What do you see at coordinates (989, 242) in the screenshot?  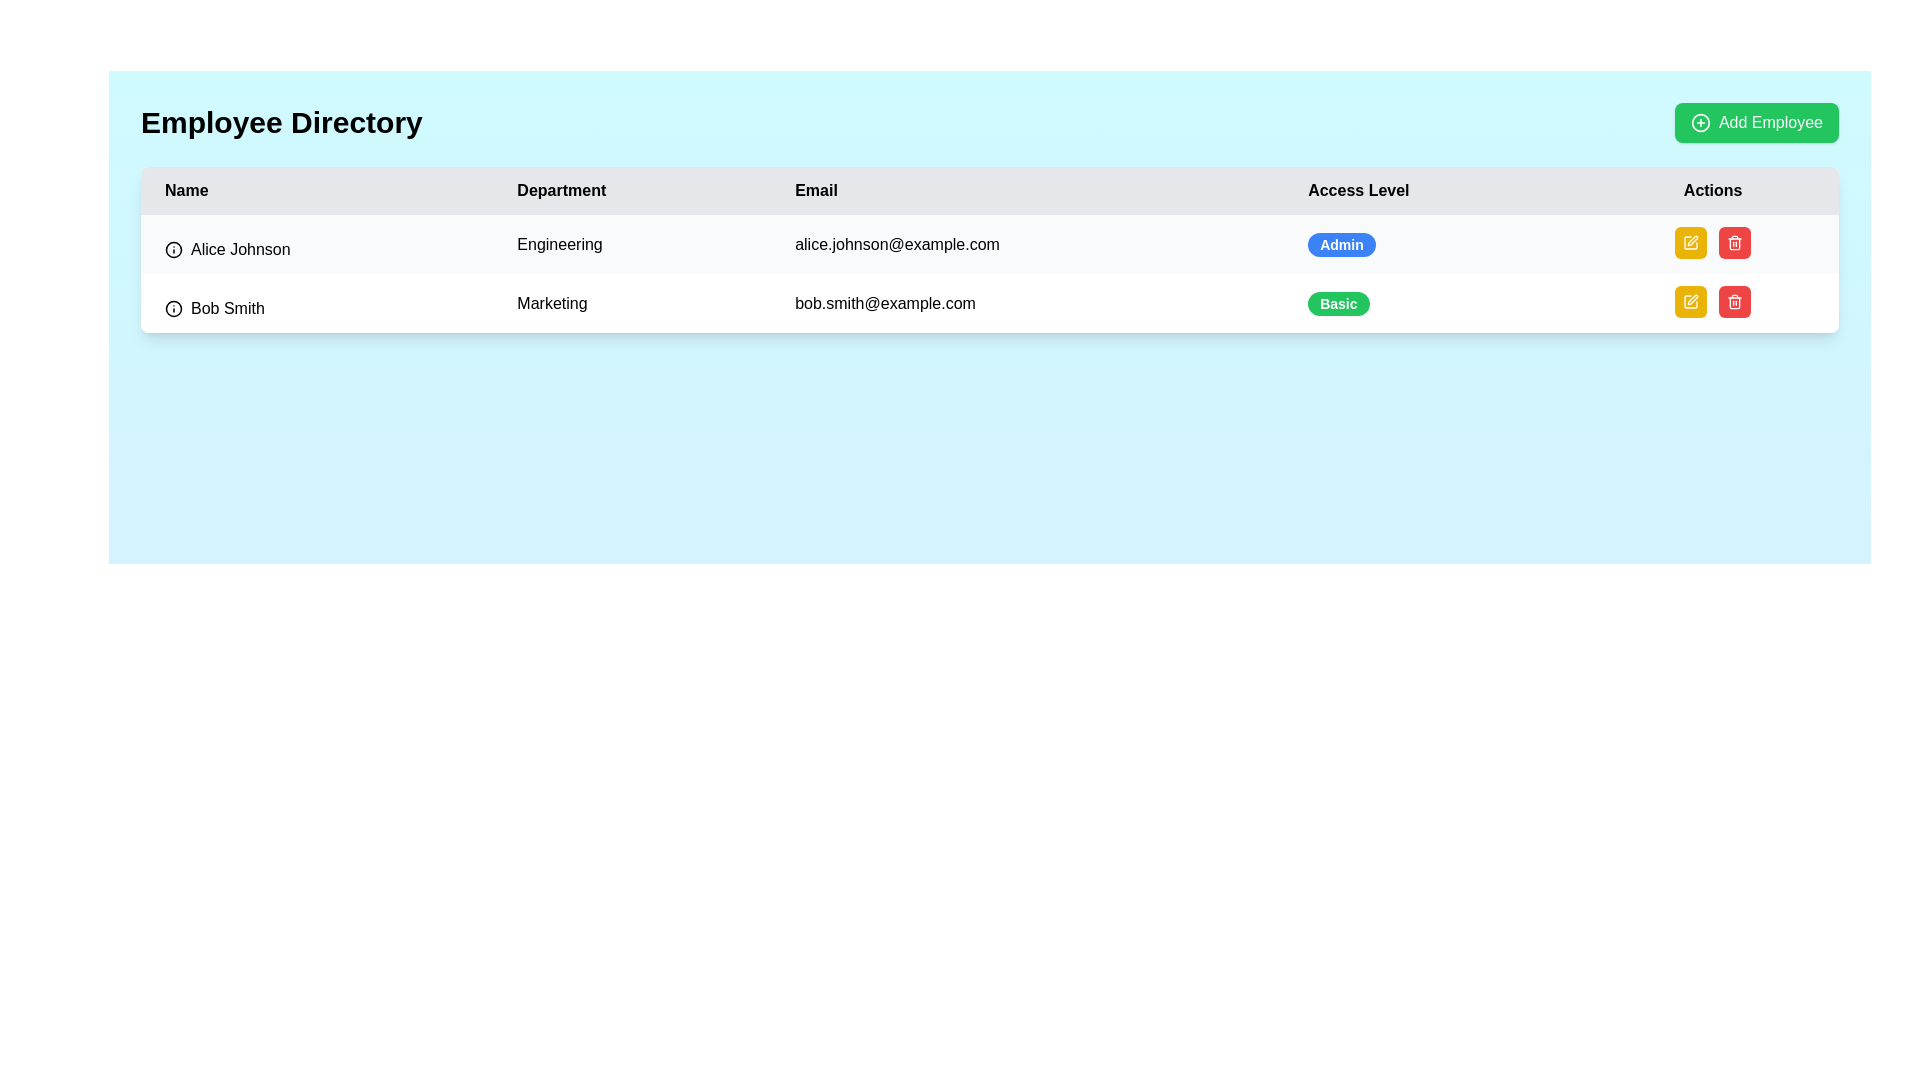 I see `the first row of the employee table containing details of Alice Johnson` at bounding box center [989, 242].